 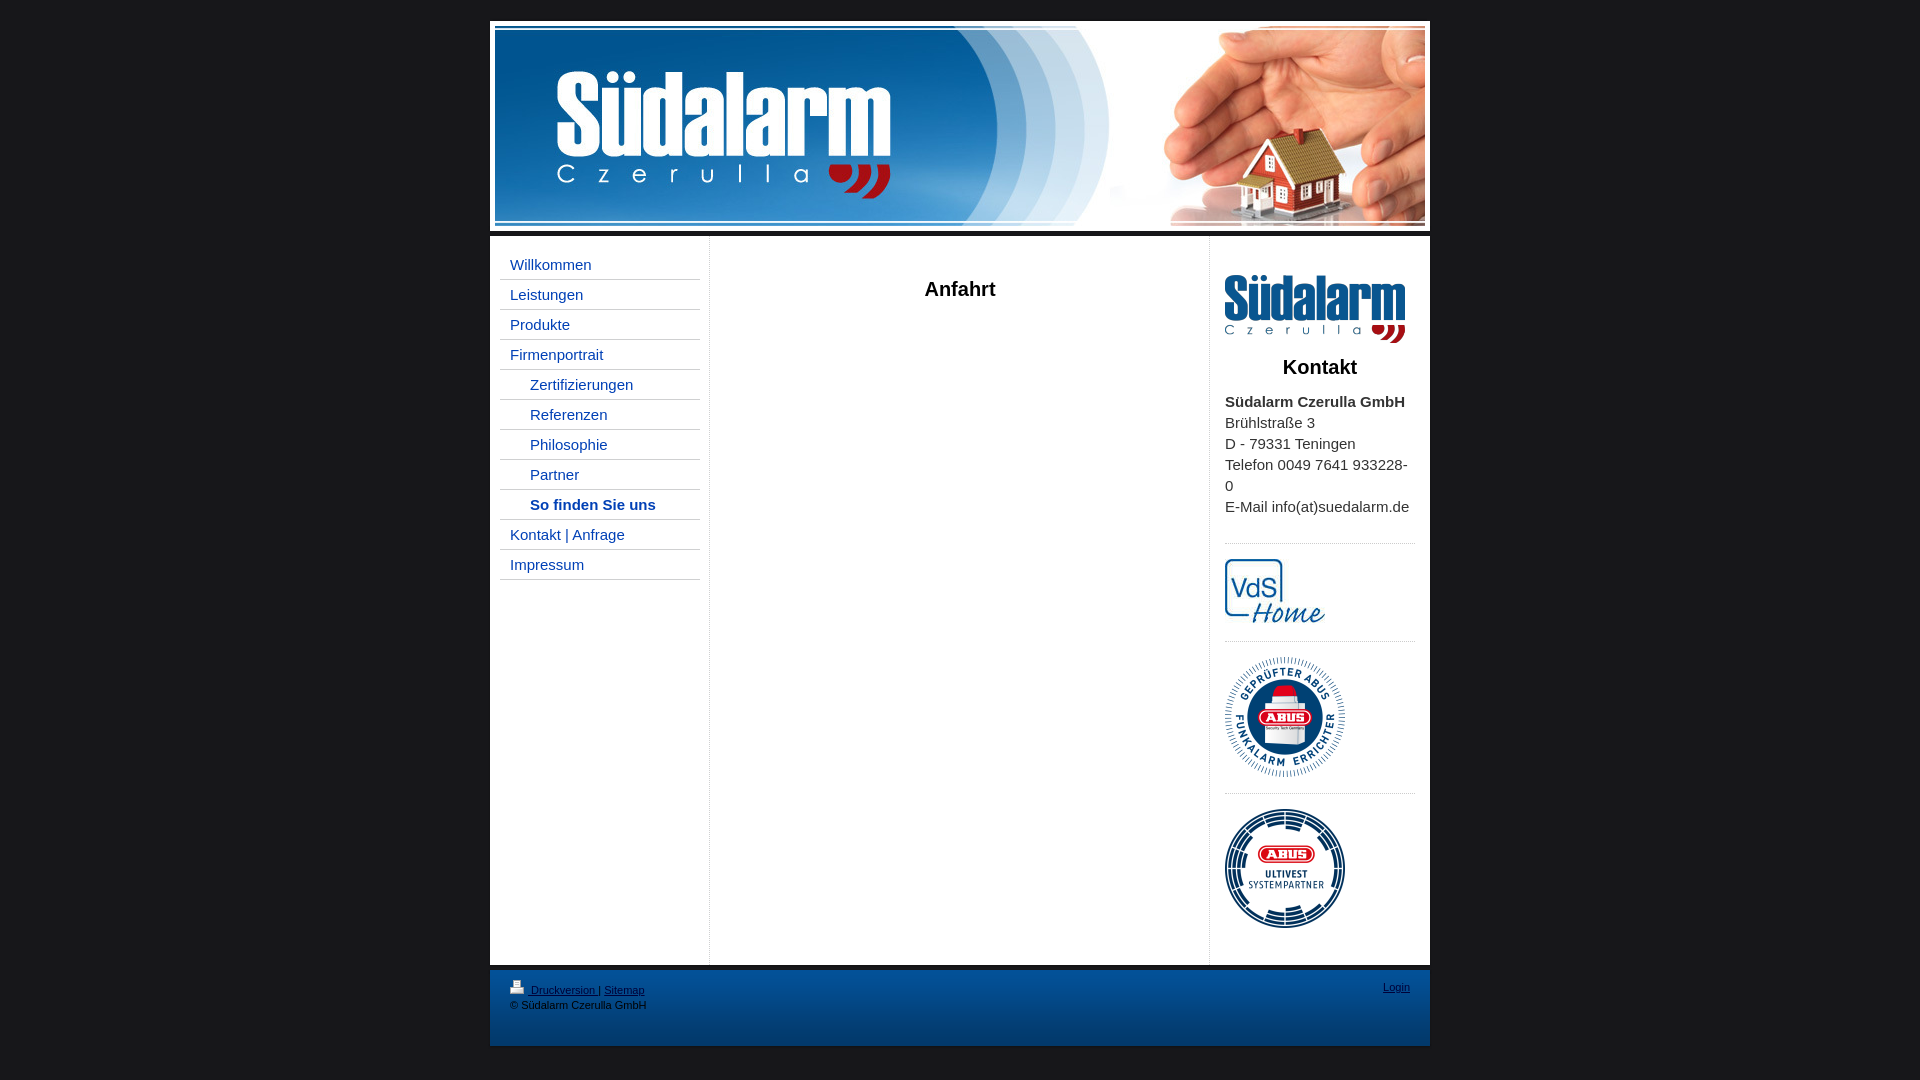 I want to click on 'Zertifizierungen', so click(x=499, y=385).